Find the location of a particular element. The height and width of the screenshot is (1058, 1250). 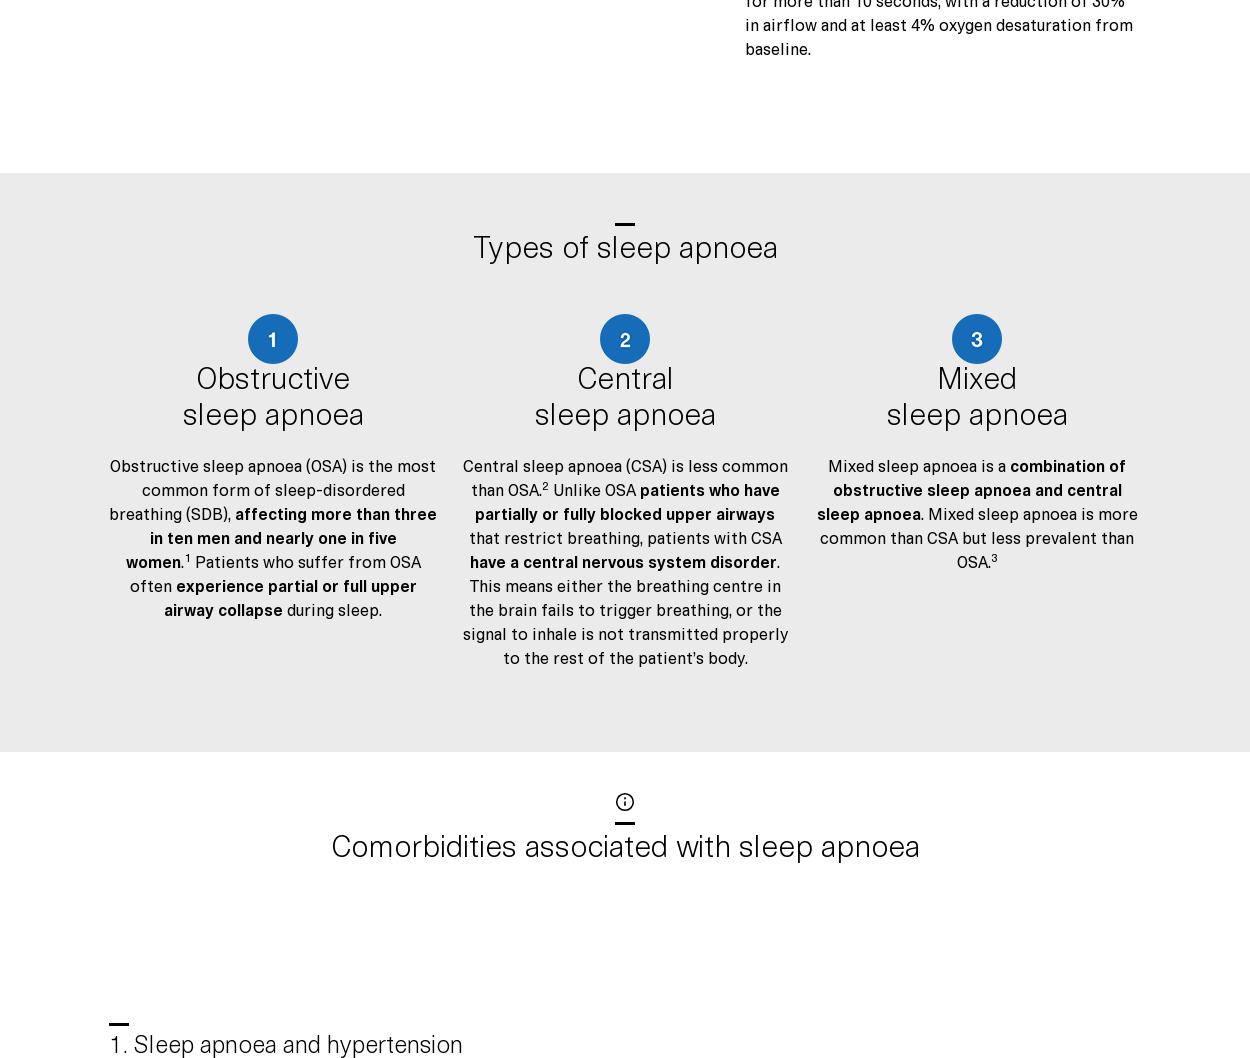

'ResMed EMEA General Commercial Terms and Conditions  (Professionals)' is located at coordinates (724, 1006).